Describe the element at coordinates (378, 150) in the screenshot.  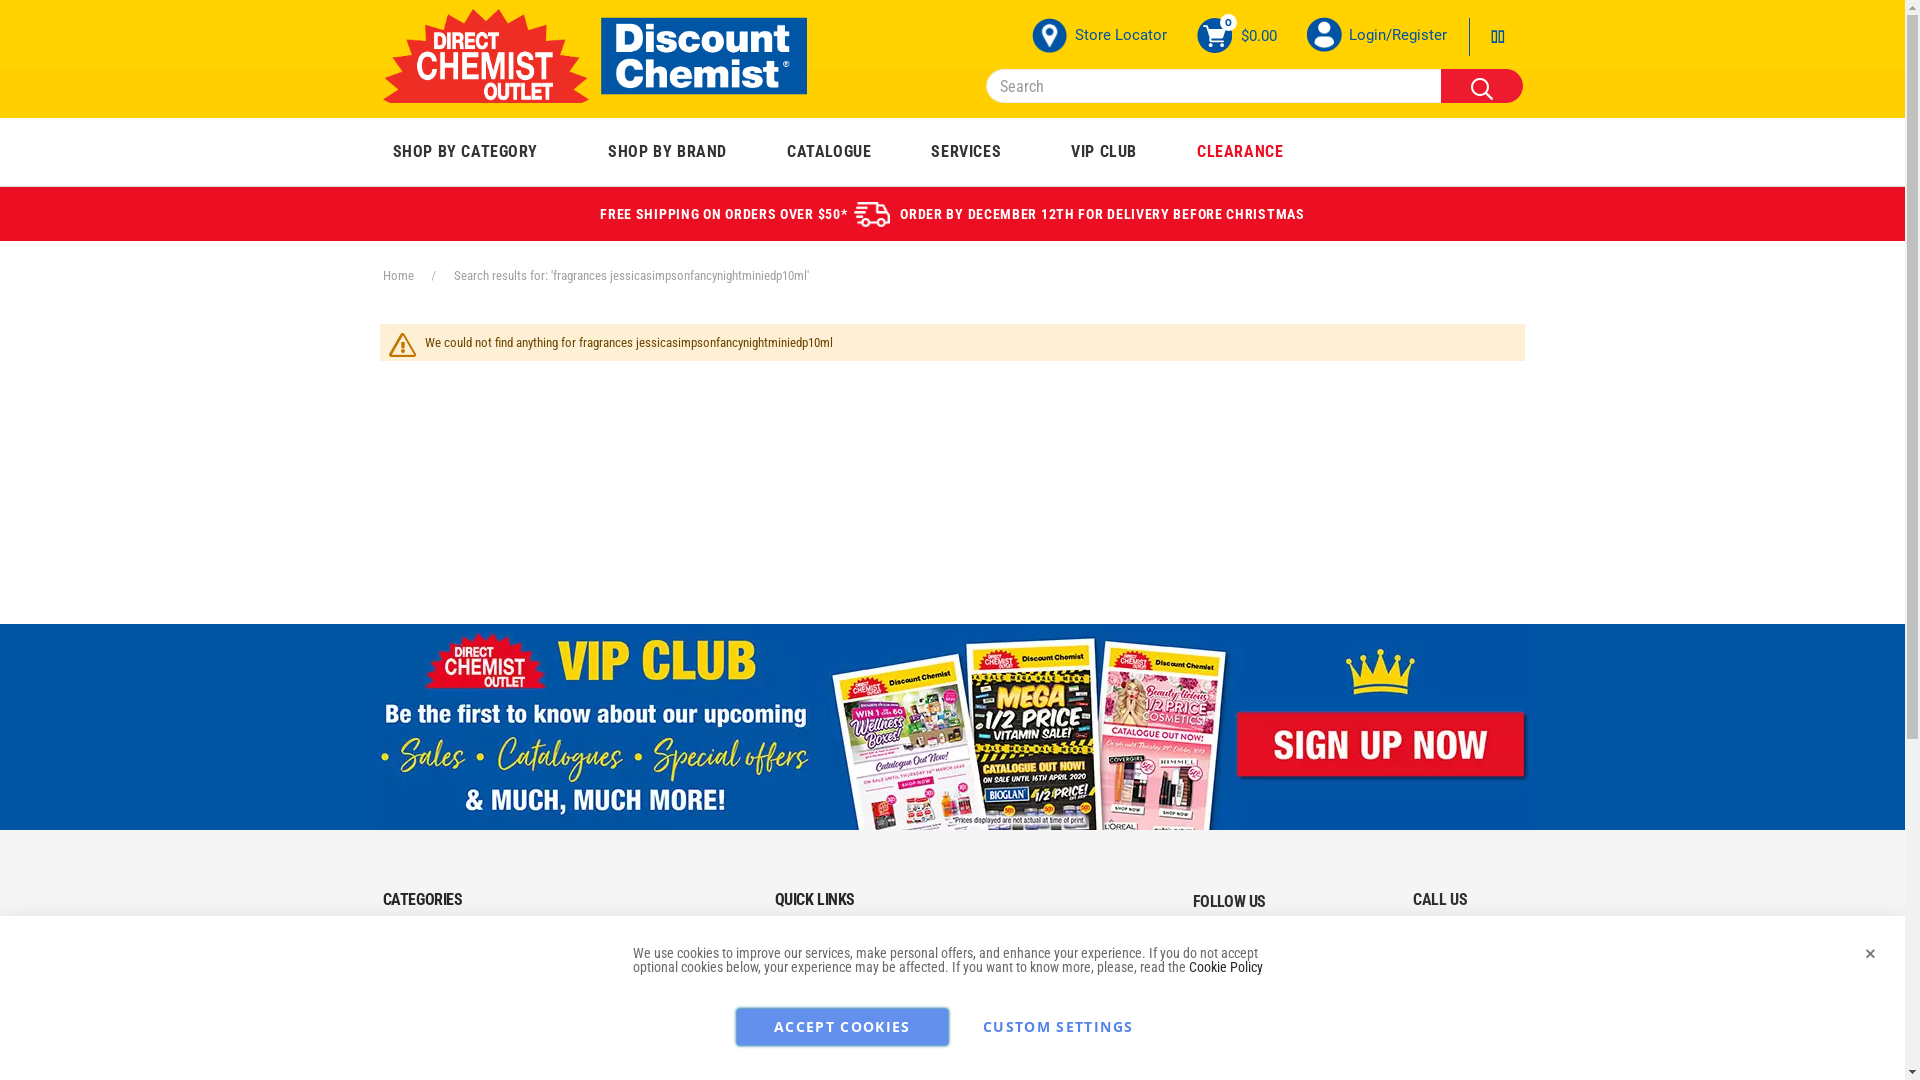
I see `'SHOP BY CATEGORY'` at that location.